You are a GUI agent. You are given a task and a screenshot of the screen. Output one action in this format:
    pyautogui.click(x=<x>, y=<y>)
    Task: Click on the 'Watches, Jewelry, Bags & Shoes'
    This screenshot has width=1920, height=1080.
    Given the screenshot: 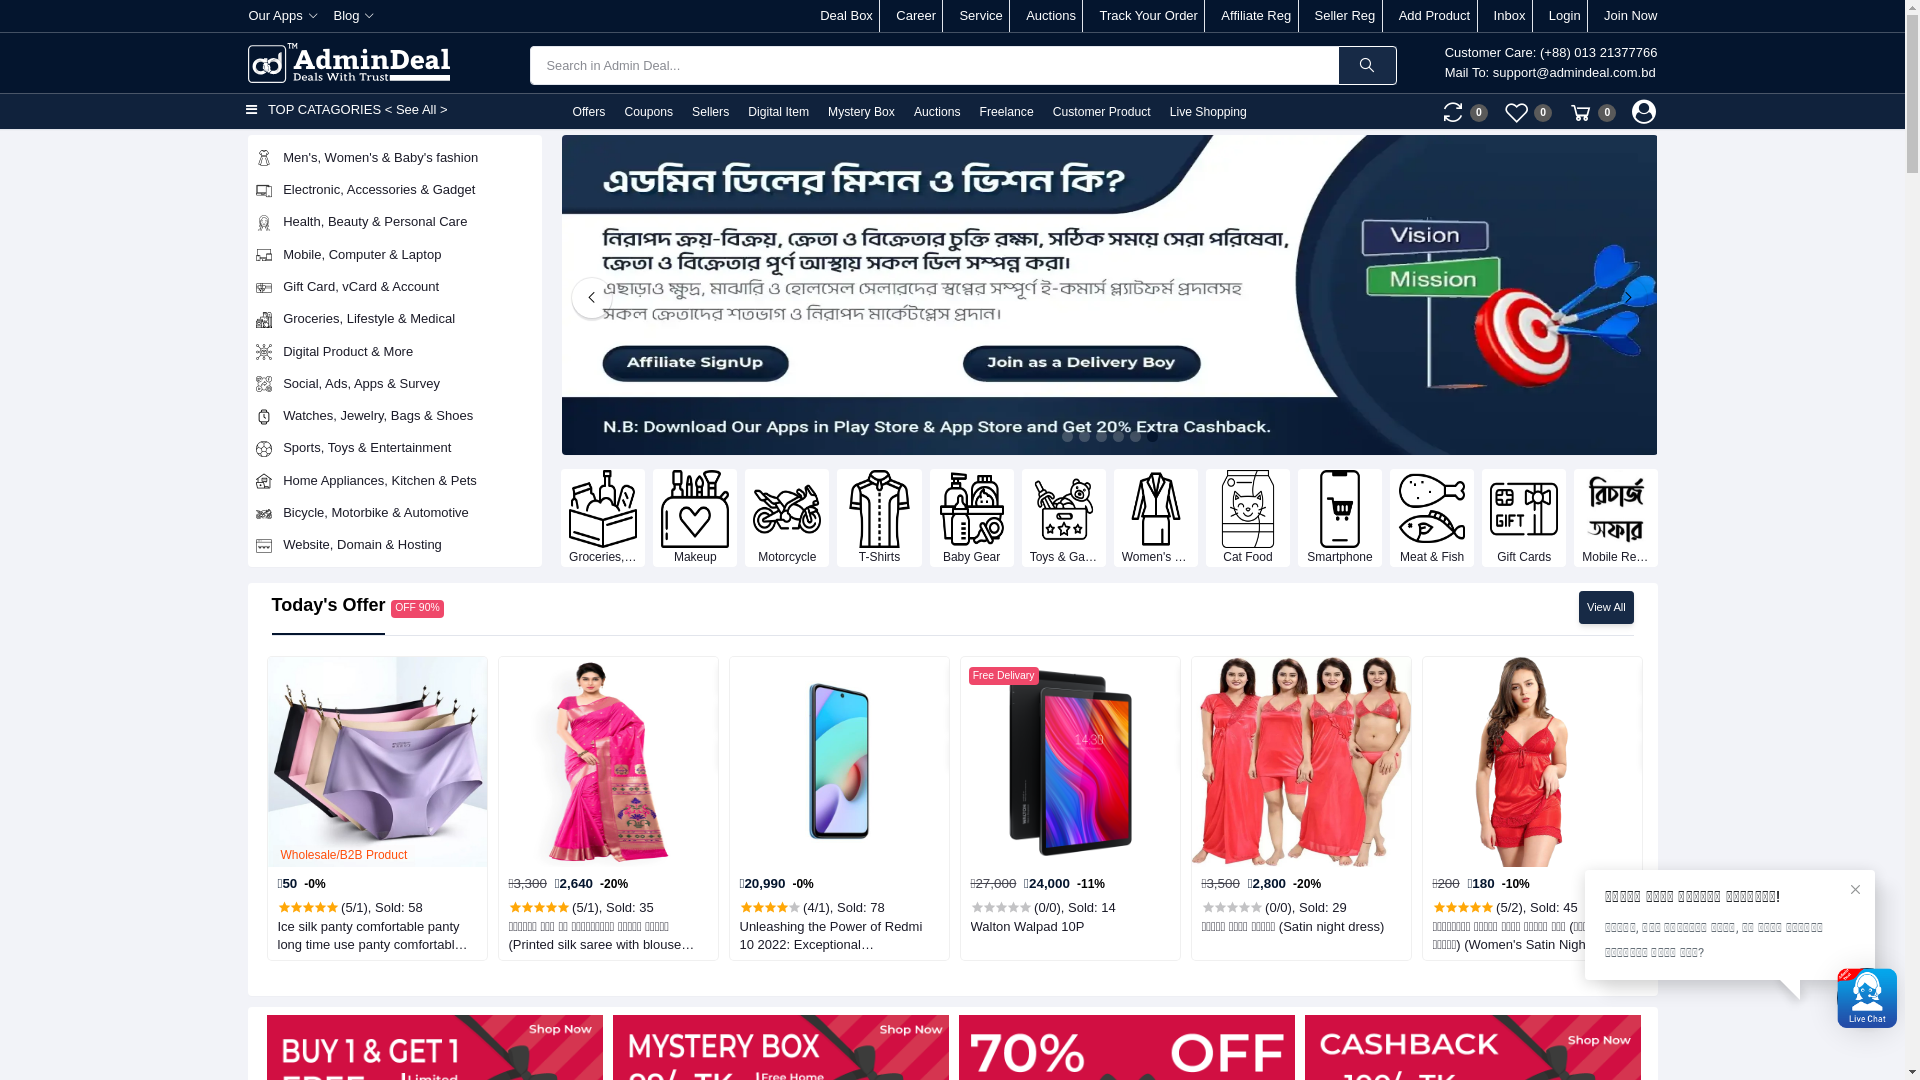 What is the action you would take?
    pyautogui.click(x=395, y=415)
    